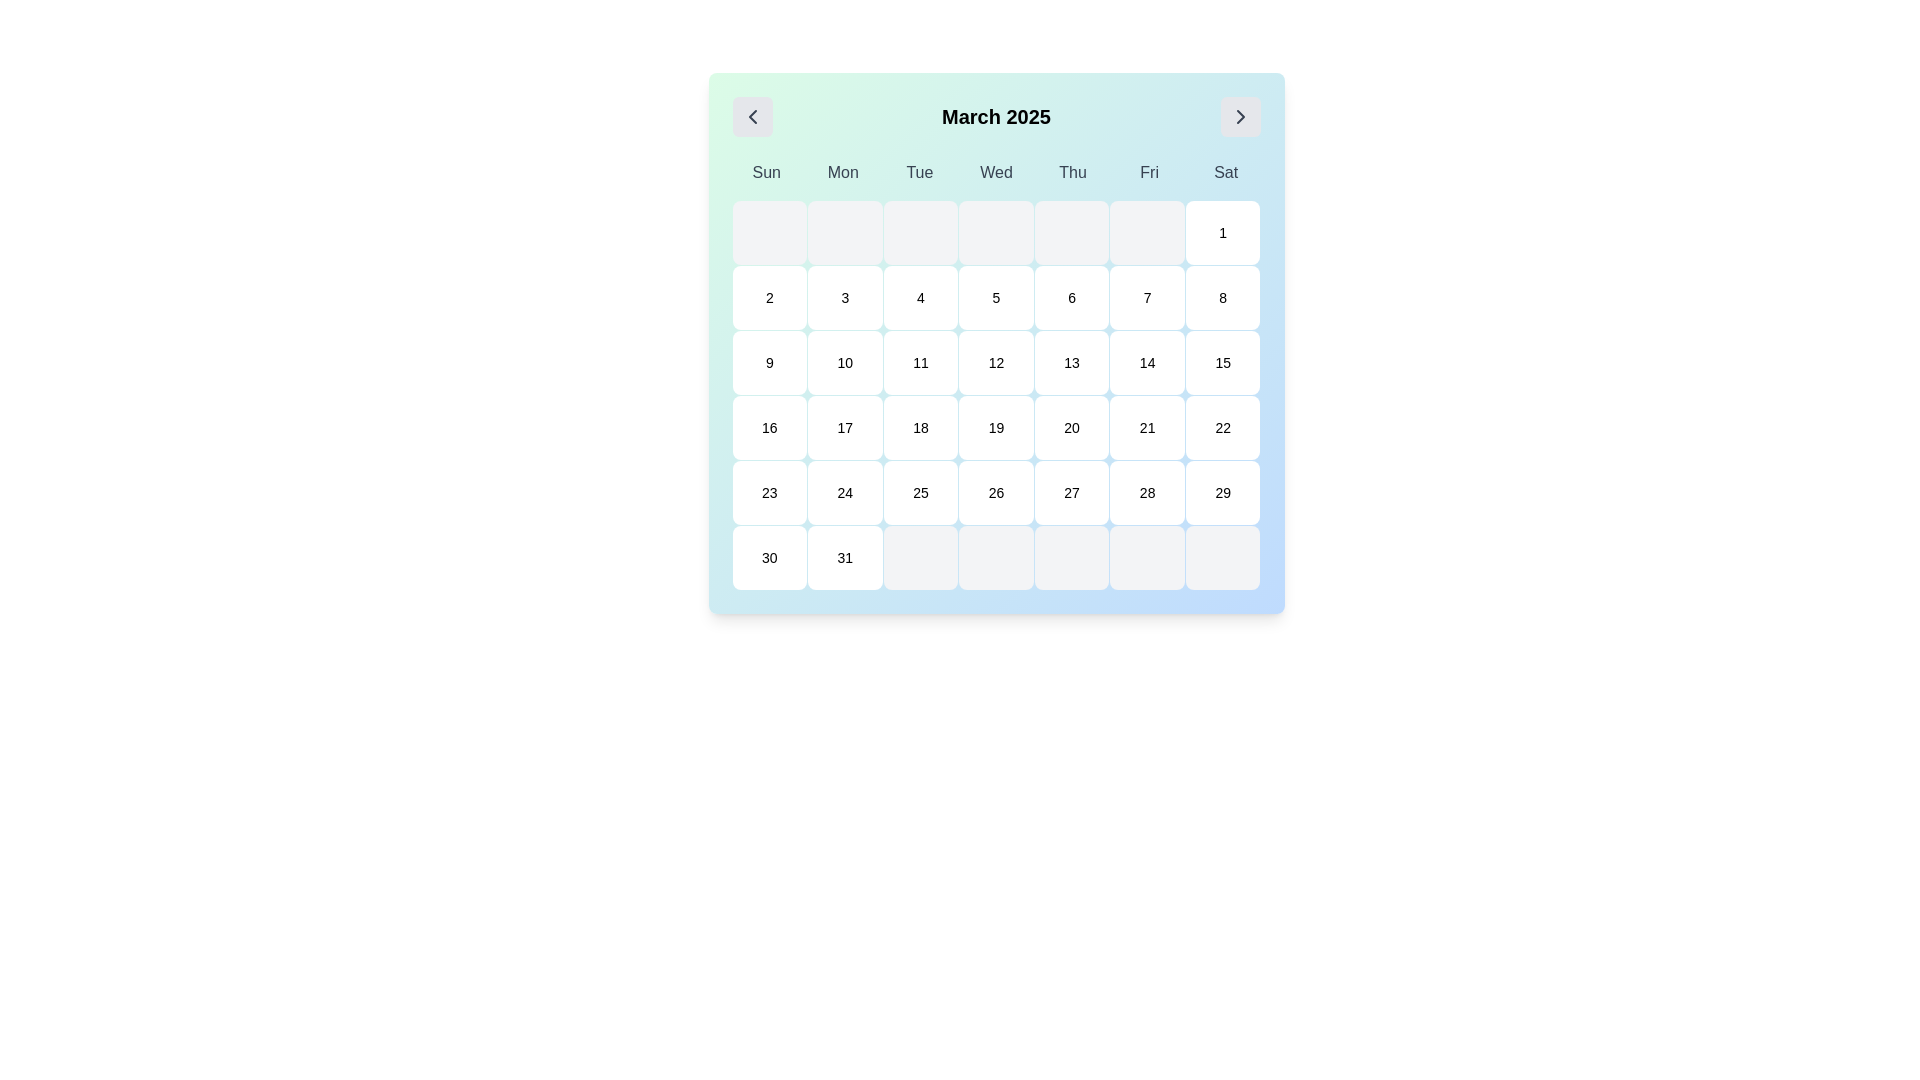 The image size is (1920, 1080). Describe the element at coordinates (845, 362) in the screenshot. I see `the button representing the date '10' in the calendar interface` at that location.